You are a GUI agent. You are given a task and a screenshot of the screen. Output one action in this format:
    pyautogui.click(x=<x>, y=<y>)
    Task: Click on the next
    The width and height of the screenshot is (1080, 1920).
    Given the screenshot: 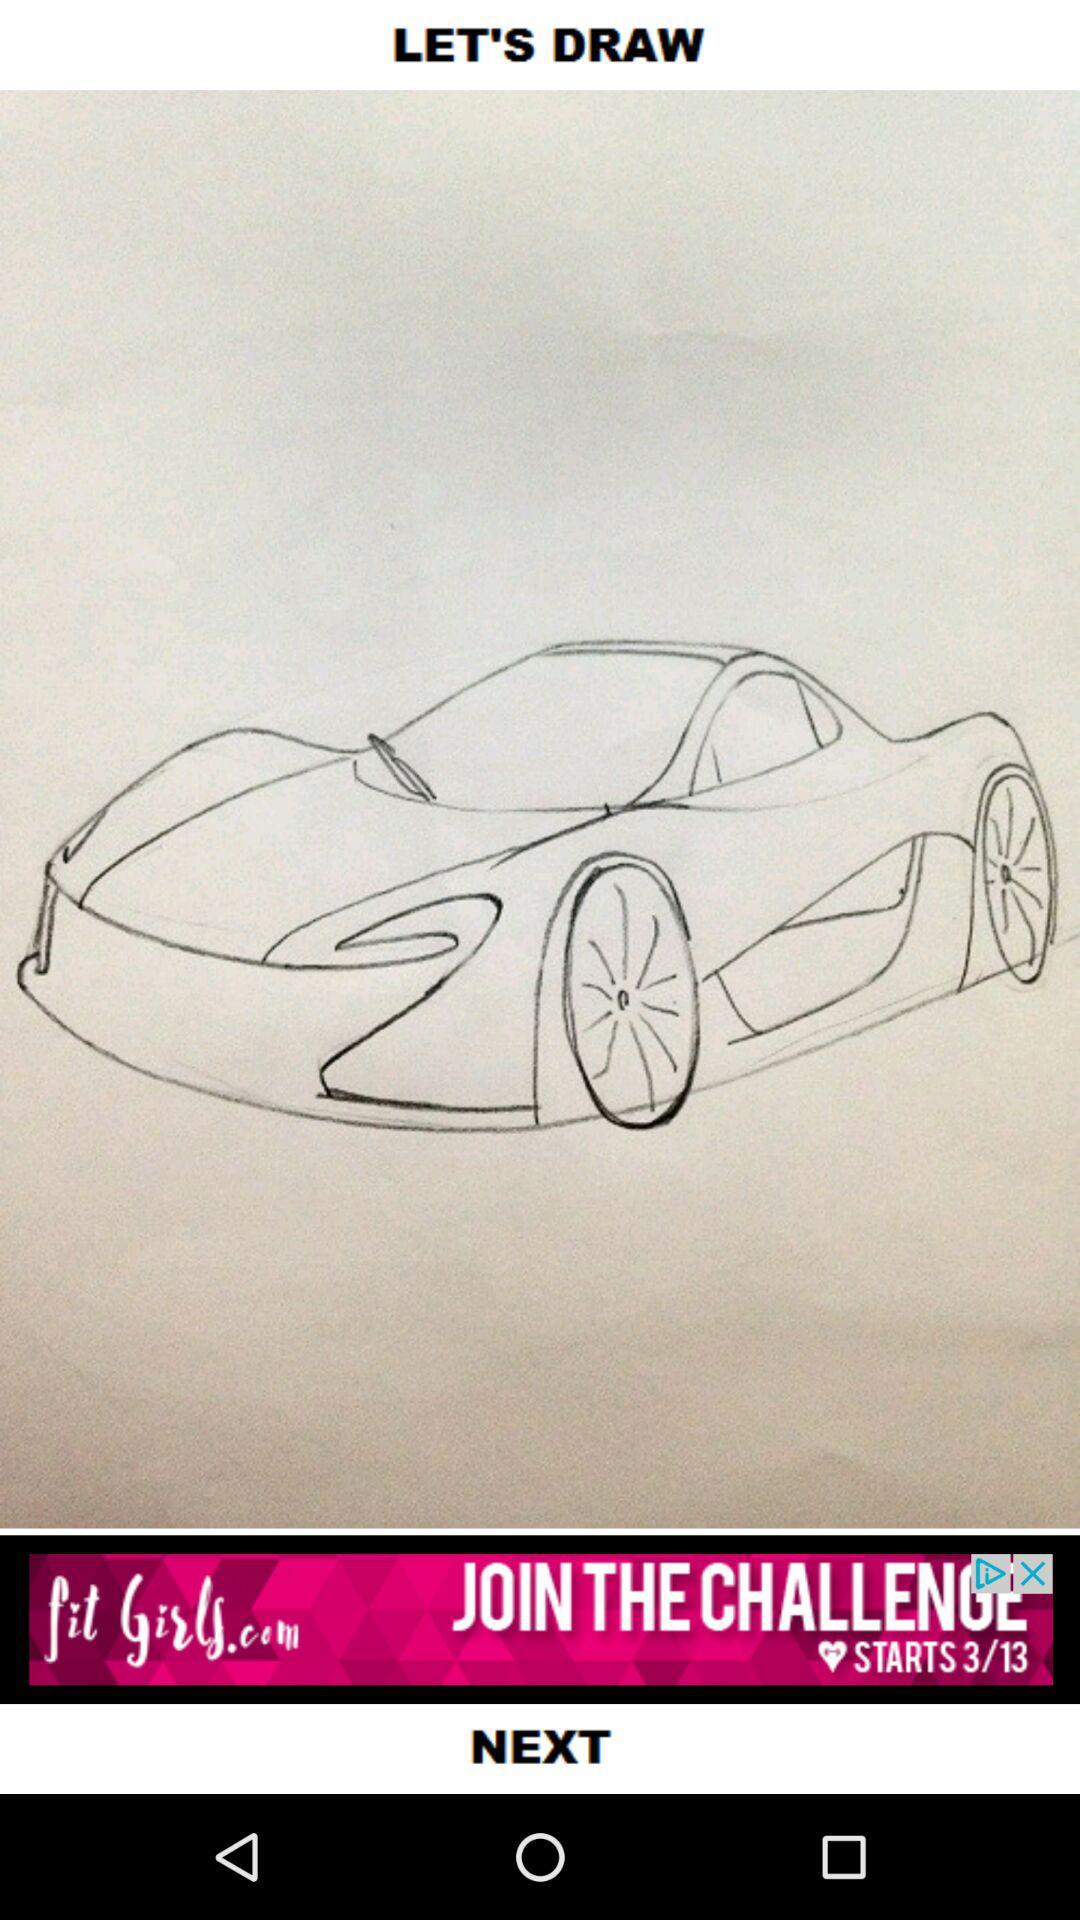 What is the action you would take?
    pyautogui.click(x=540, y=1747)
    